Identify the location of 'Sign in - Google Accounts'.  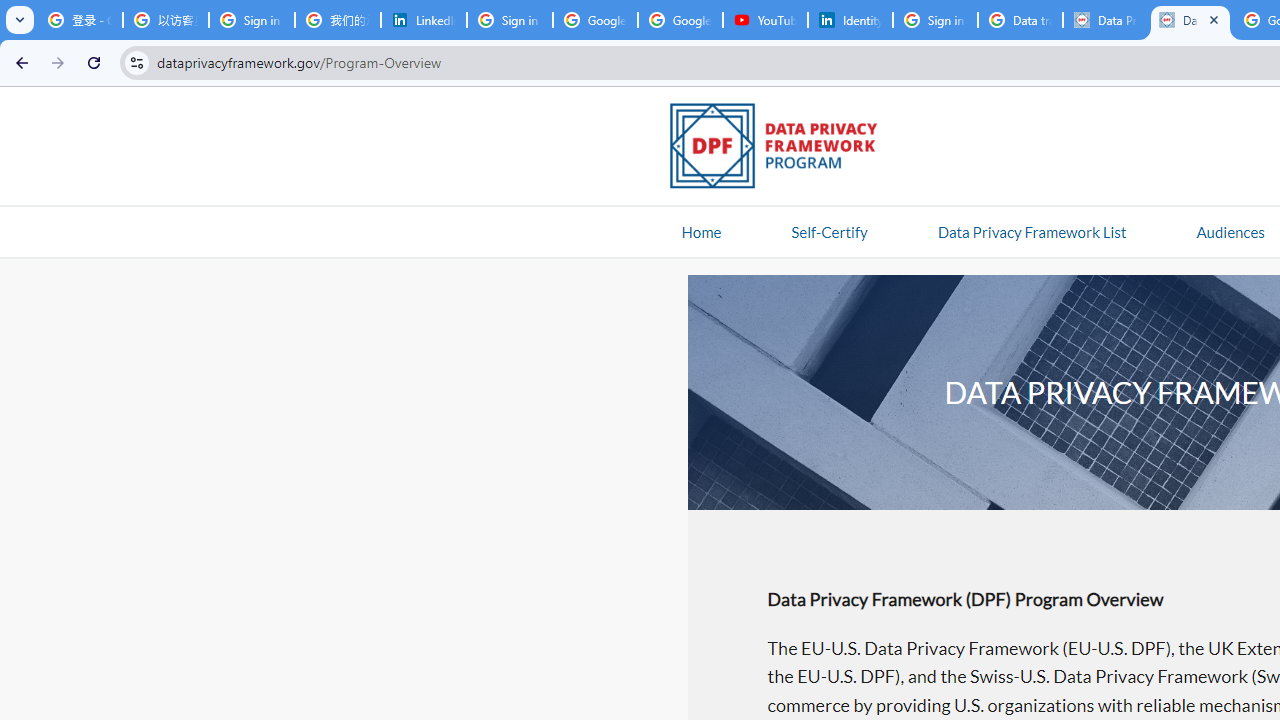
(934, 20).